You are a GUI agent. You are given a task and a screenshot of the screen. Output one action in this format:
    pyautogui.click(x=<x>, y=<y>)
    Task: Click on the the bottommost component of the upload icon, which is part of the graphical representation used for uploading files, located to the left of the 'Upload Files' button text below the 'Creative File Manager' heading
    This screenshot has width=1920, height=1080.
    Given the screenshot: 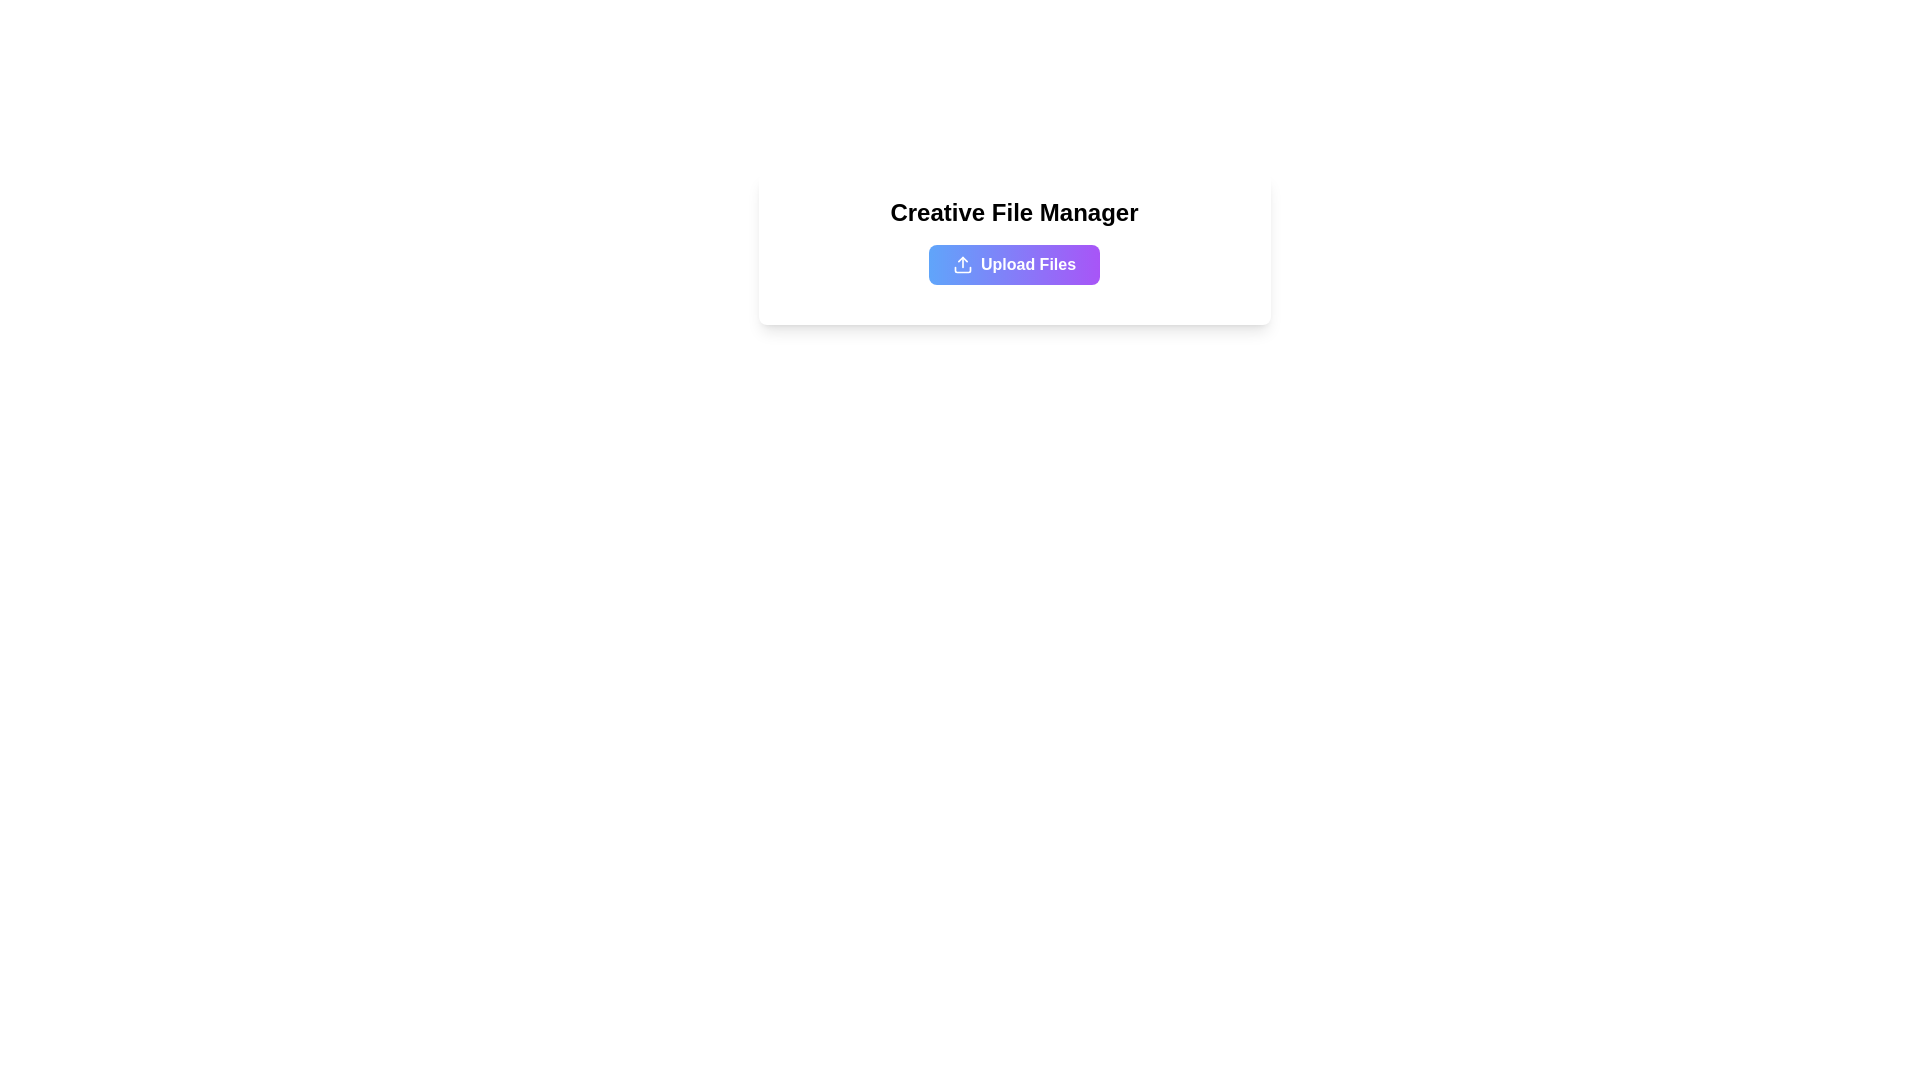 What is the action you would take?
    pyautogui.click(x=962, y=270)
    